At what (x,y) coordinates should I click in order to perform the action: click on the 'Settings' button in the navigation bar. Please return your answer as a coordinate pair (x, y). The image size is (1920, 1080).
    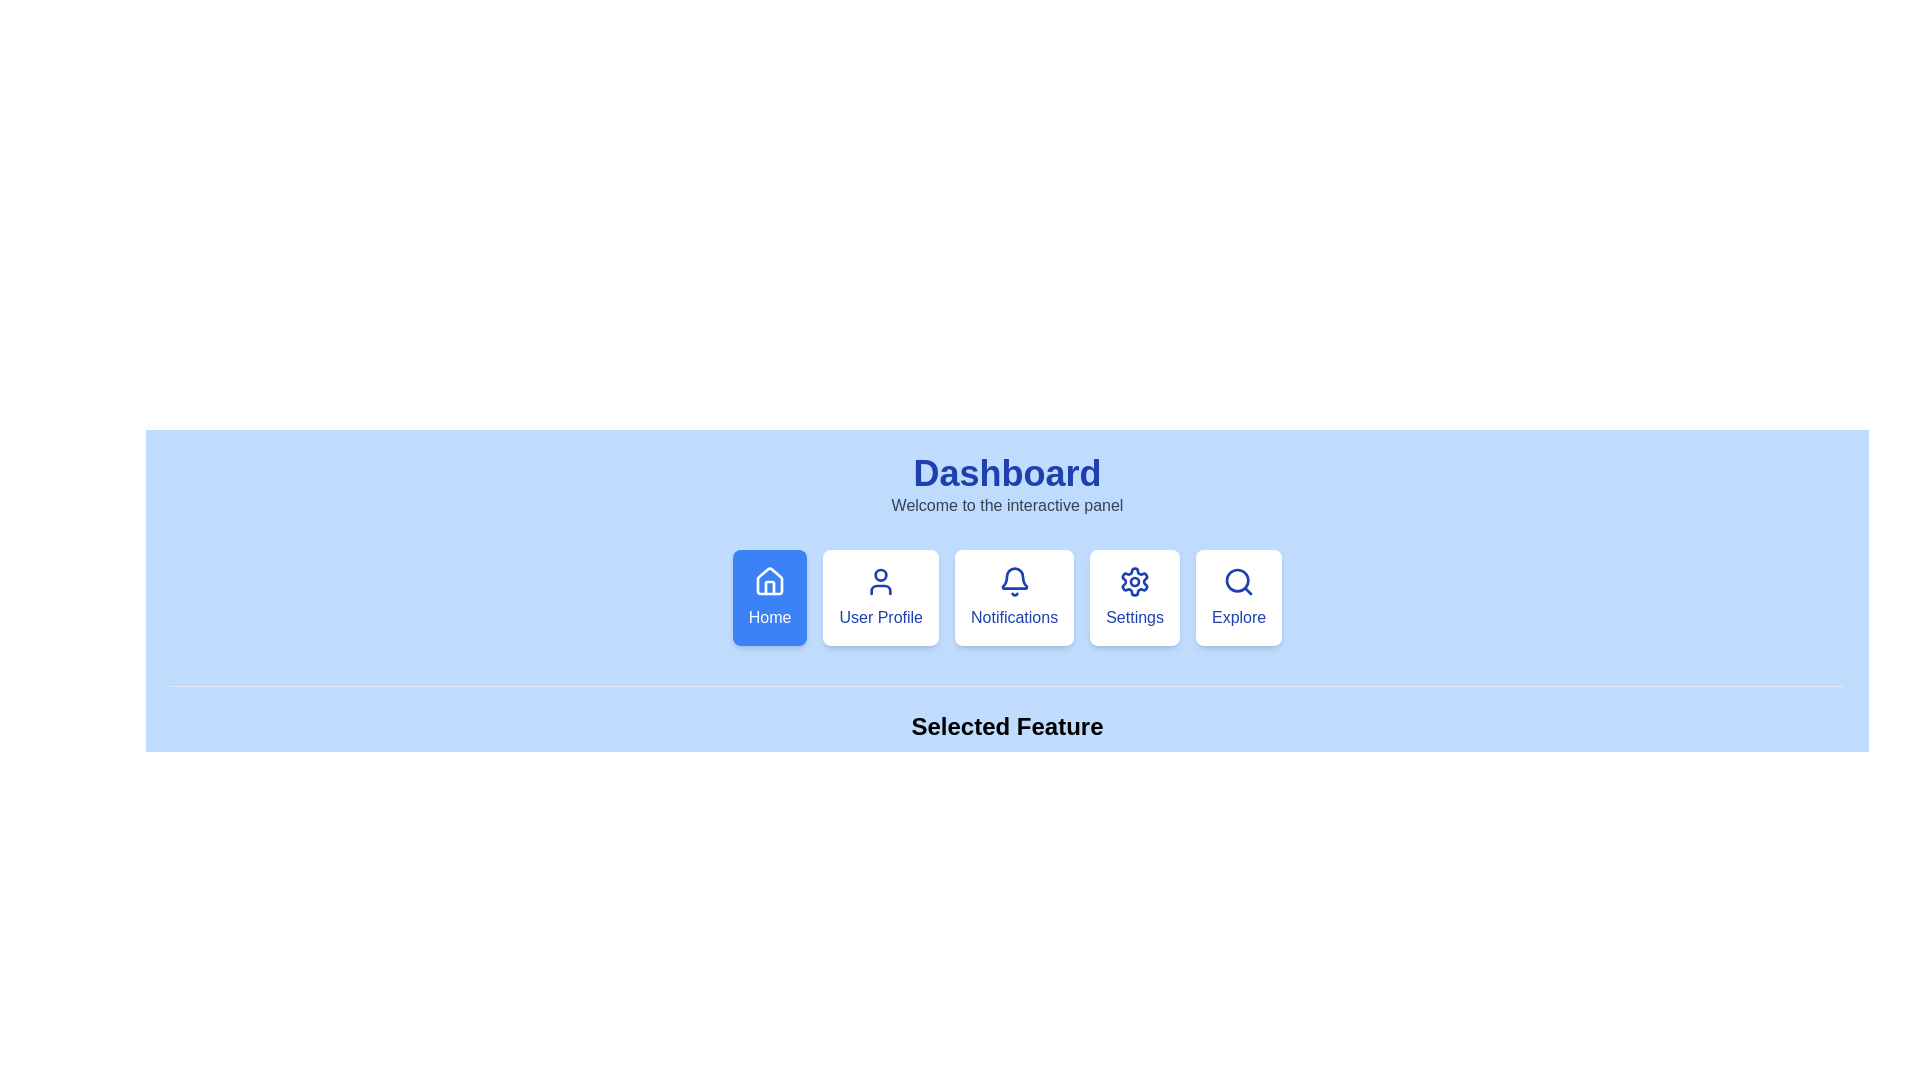
    Looking at the image, I should click on (1135, 596).